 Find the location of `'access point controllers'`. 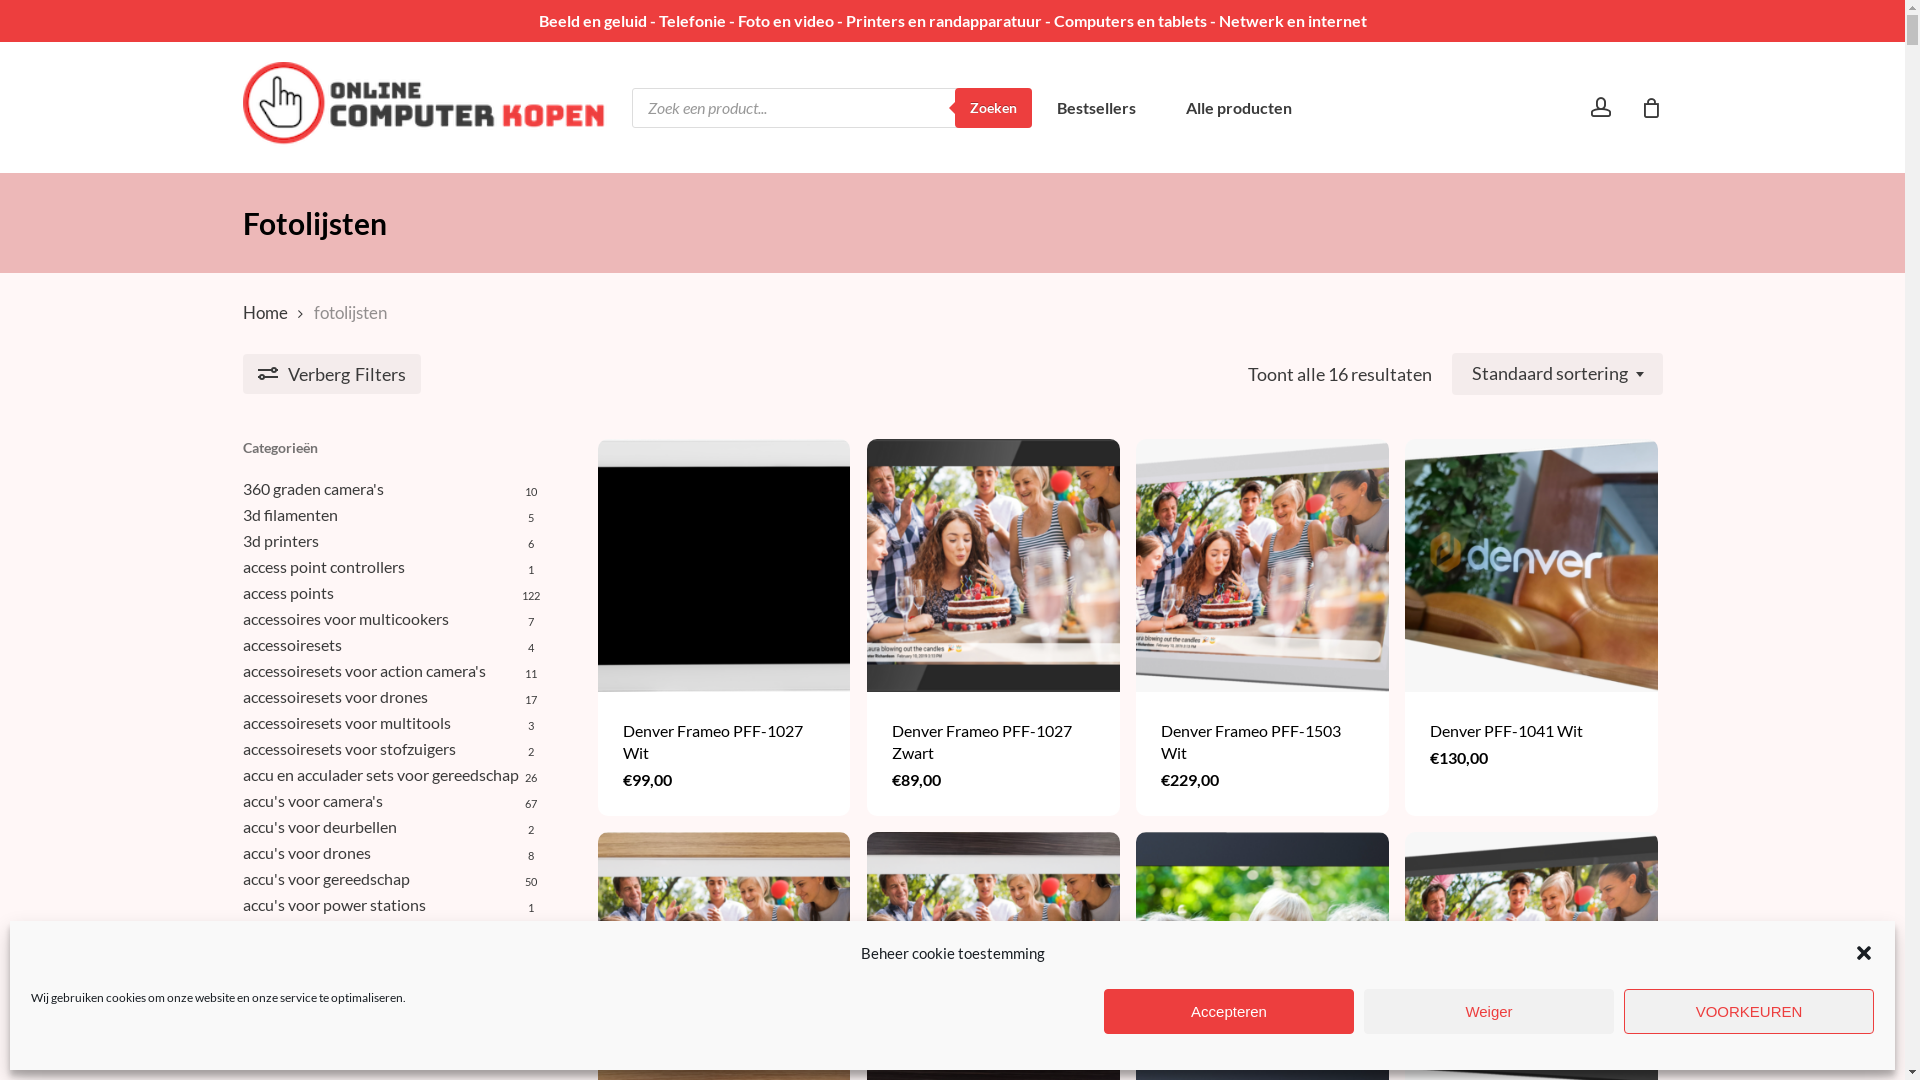

'access point controllers' is located at coordinates (390, 567).